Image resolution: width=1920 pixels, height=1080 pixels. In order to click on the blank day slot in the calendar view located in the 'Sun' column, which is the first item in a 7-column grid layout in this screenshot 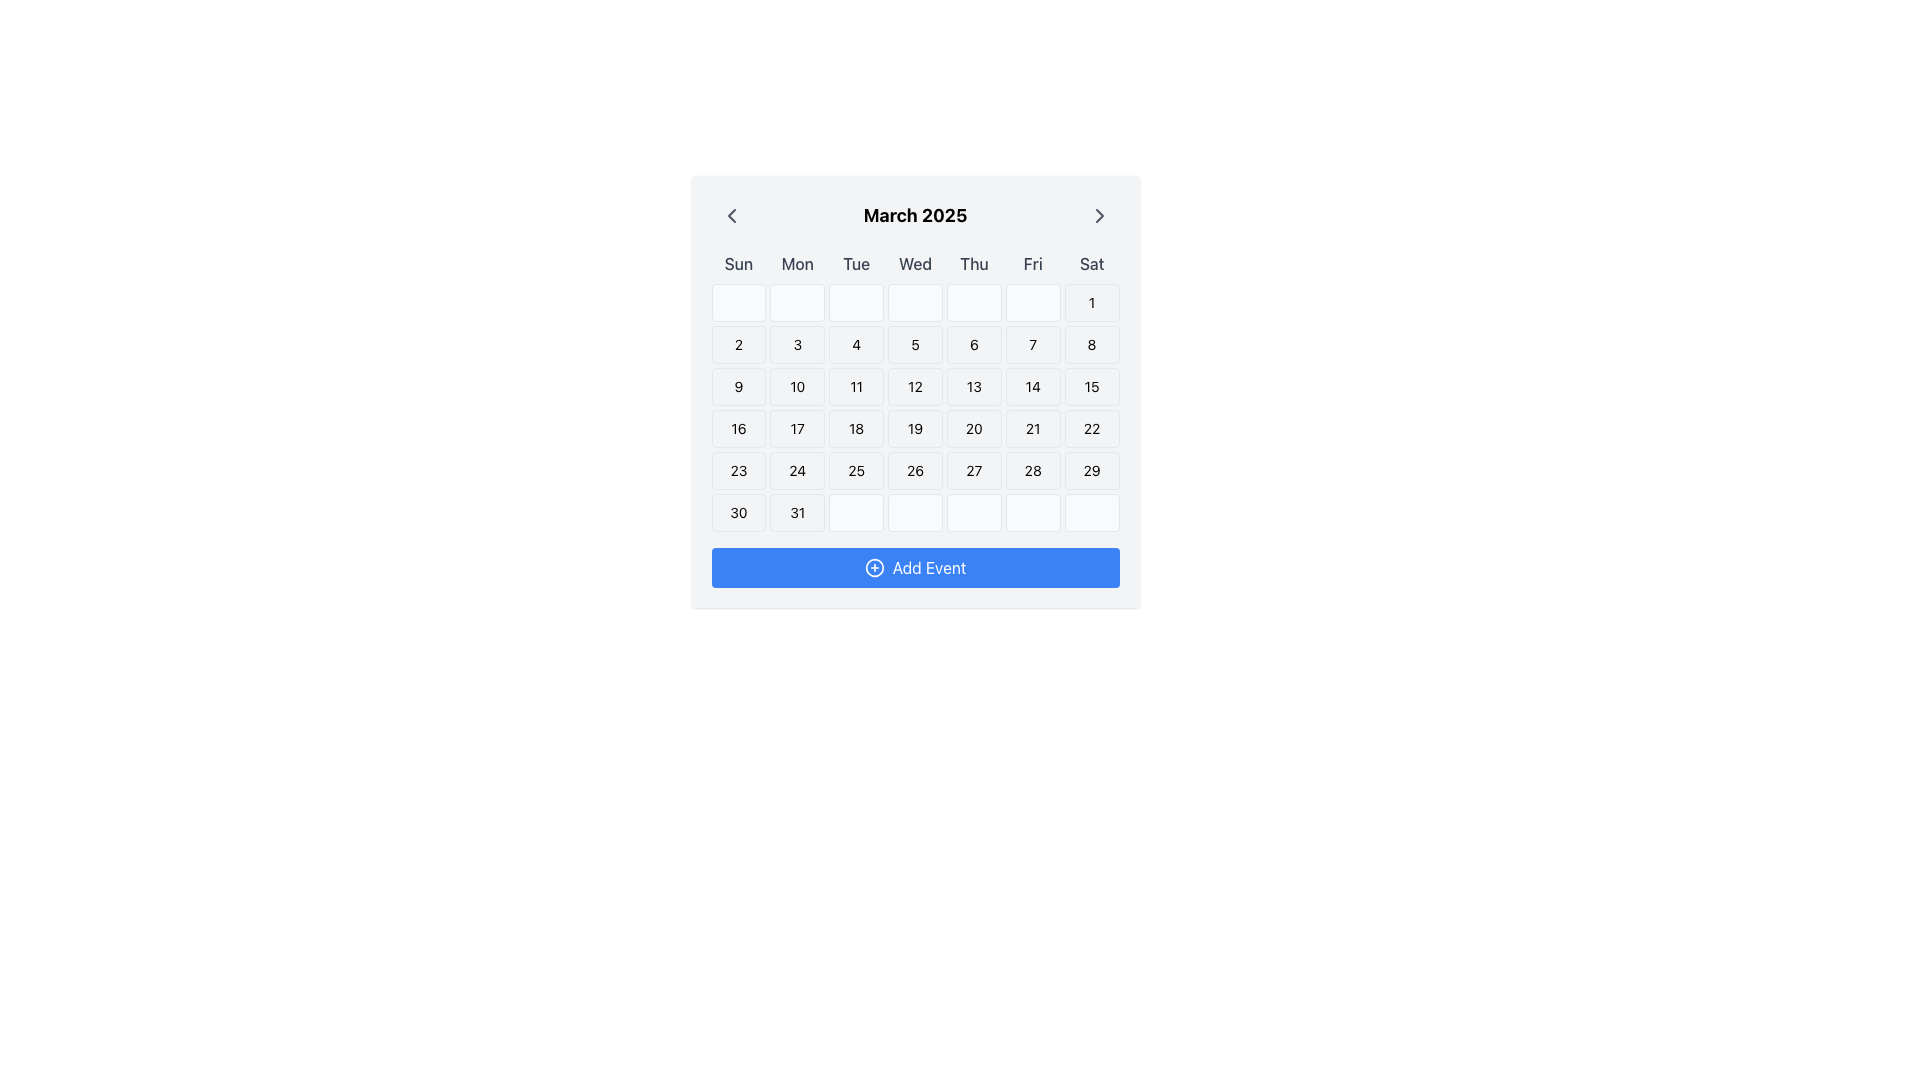, I will do `click(738, 303)`.